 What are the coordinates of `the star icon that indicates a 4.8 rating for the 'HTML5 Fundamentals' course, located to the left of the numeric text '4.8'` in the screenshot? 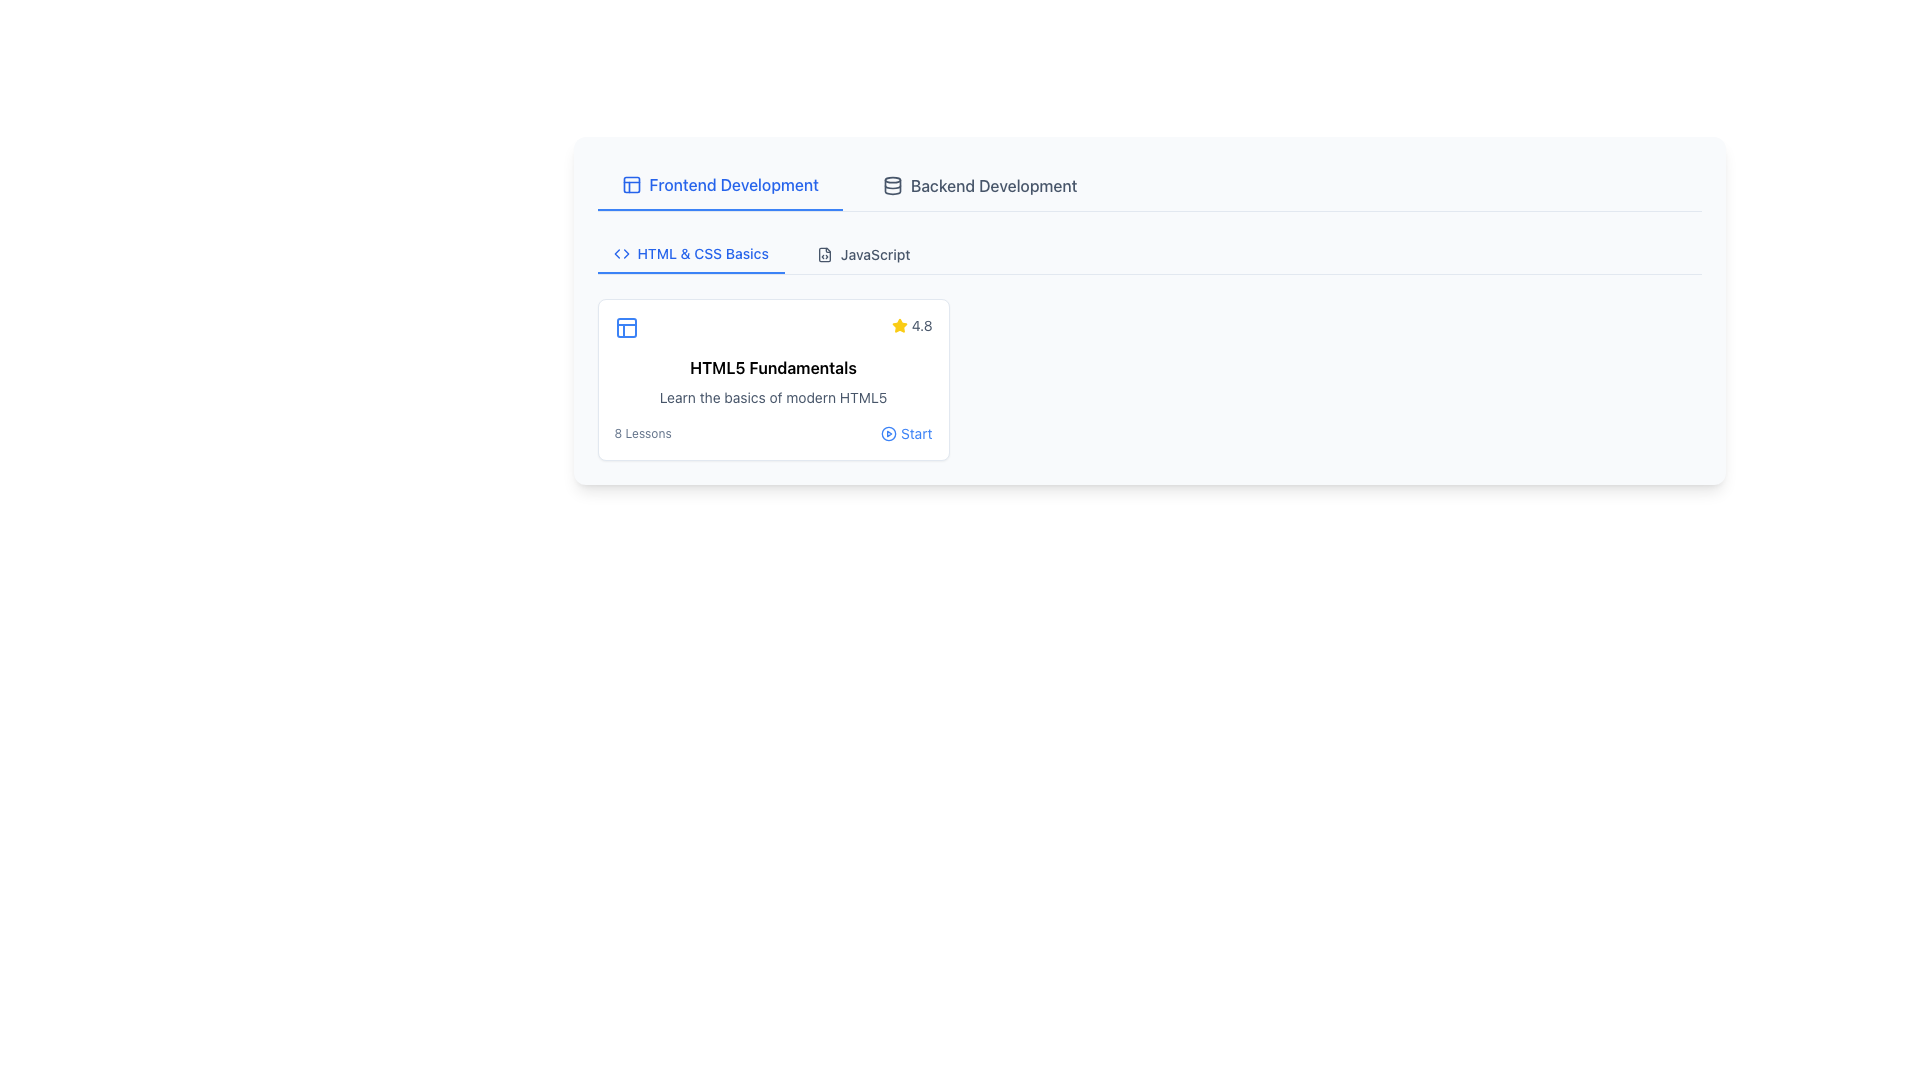 It's located at (898, 324).